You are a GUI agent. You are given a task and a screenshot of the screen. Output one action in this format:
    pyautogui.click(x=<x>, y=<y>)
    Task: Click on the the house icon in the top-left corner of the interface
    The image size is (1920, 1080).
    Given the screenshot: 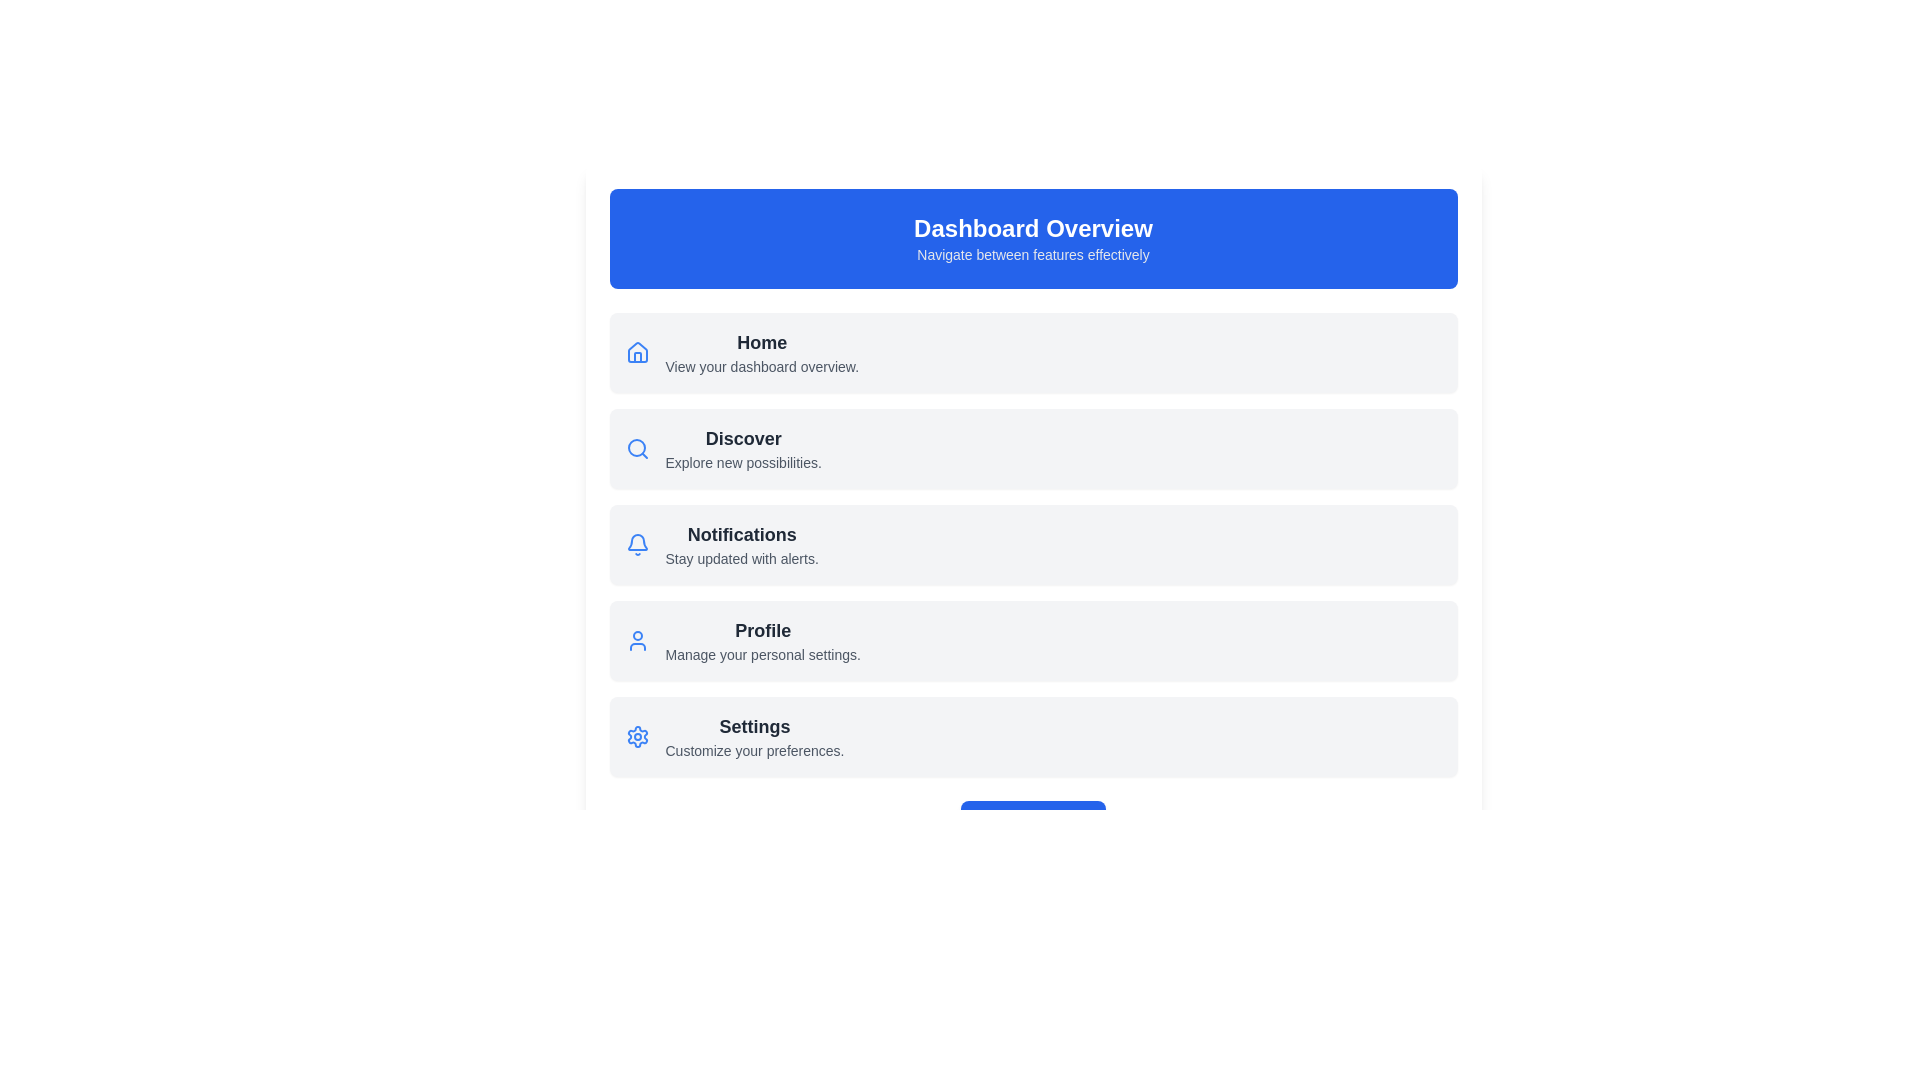 What is the action you would take?
    pyautogui.click(x=636, y=356)
    